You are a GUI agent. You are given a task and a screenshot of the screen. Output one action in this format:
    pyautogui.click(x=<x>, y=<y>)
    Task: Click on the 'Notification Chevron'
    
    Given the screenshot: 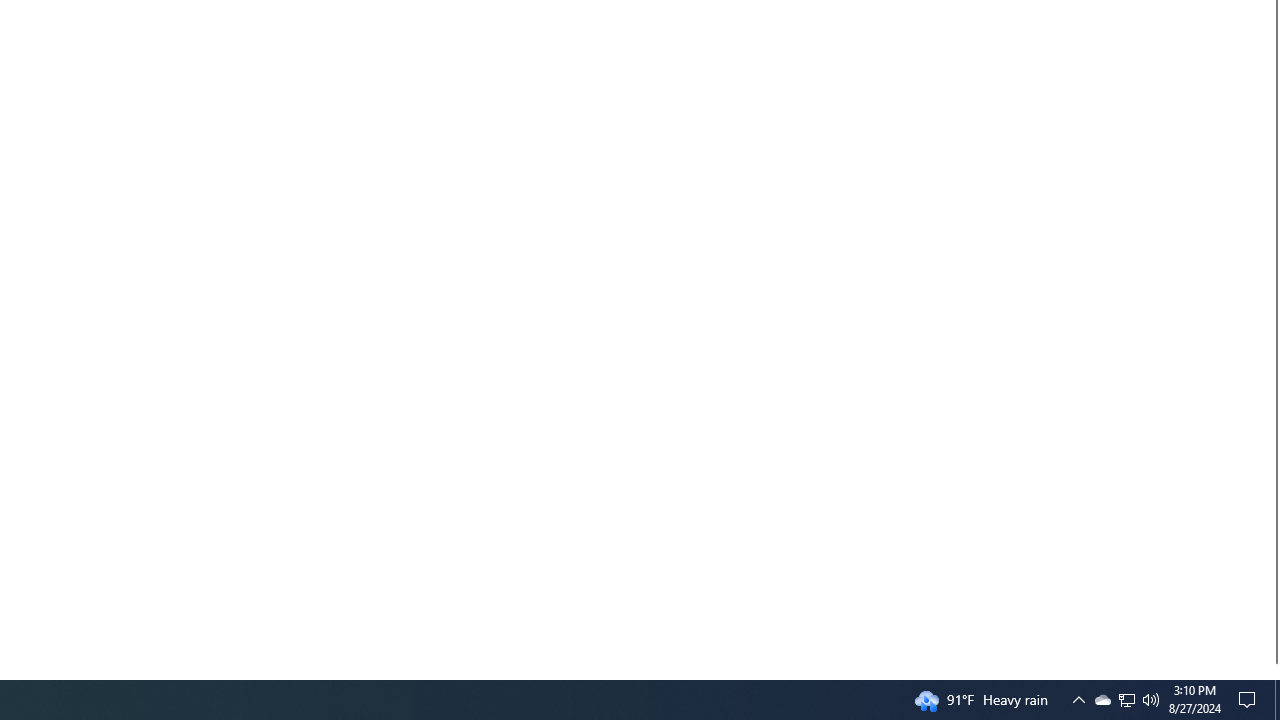 What is the action you would take?
    pyautogui.click(x=1078, y=698)
    